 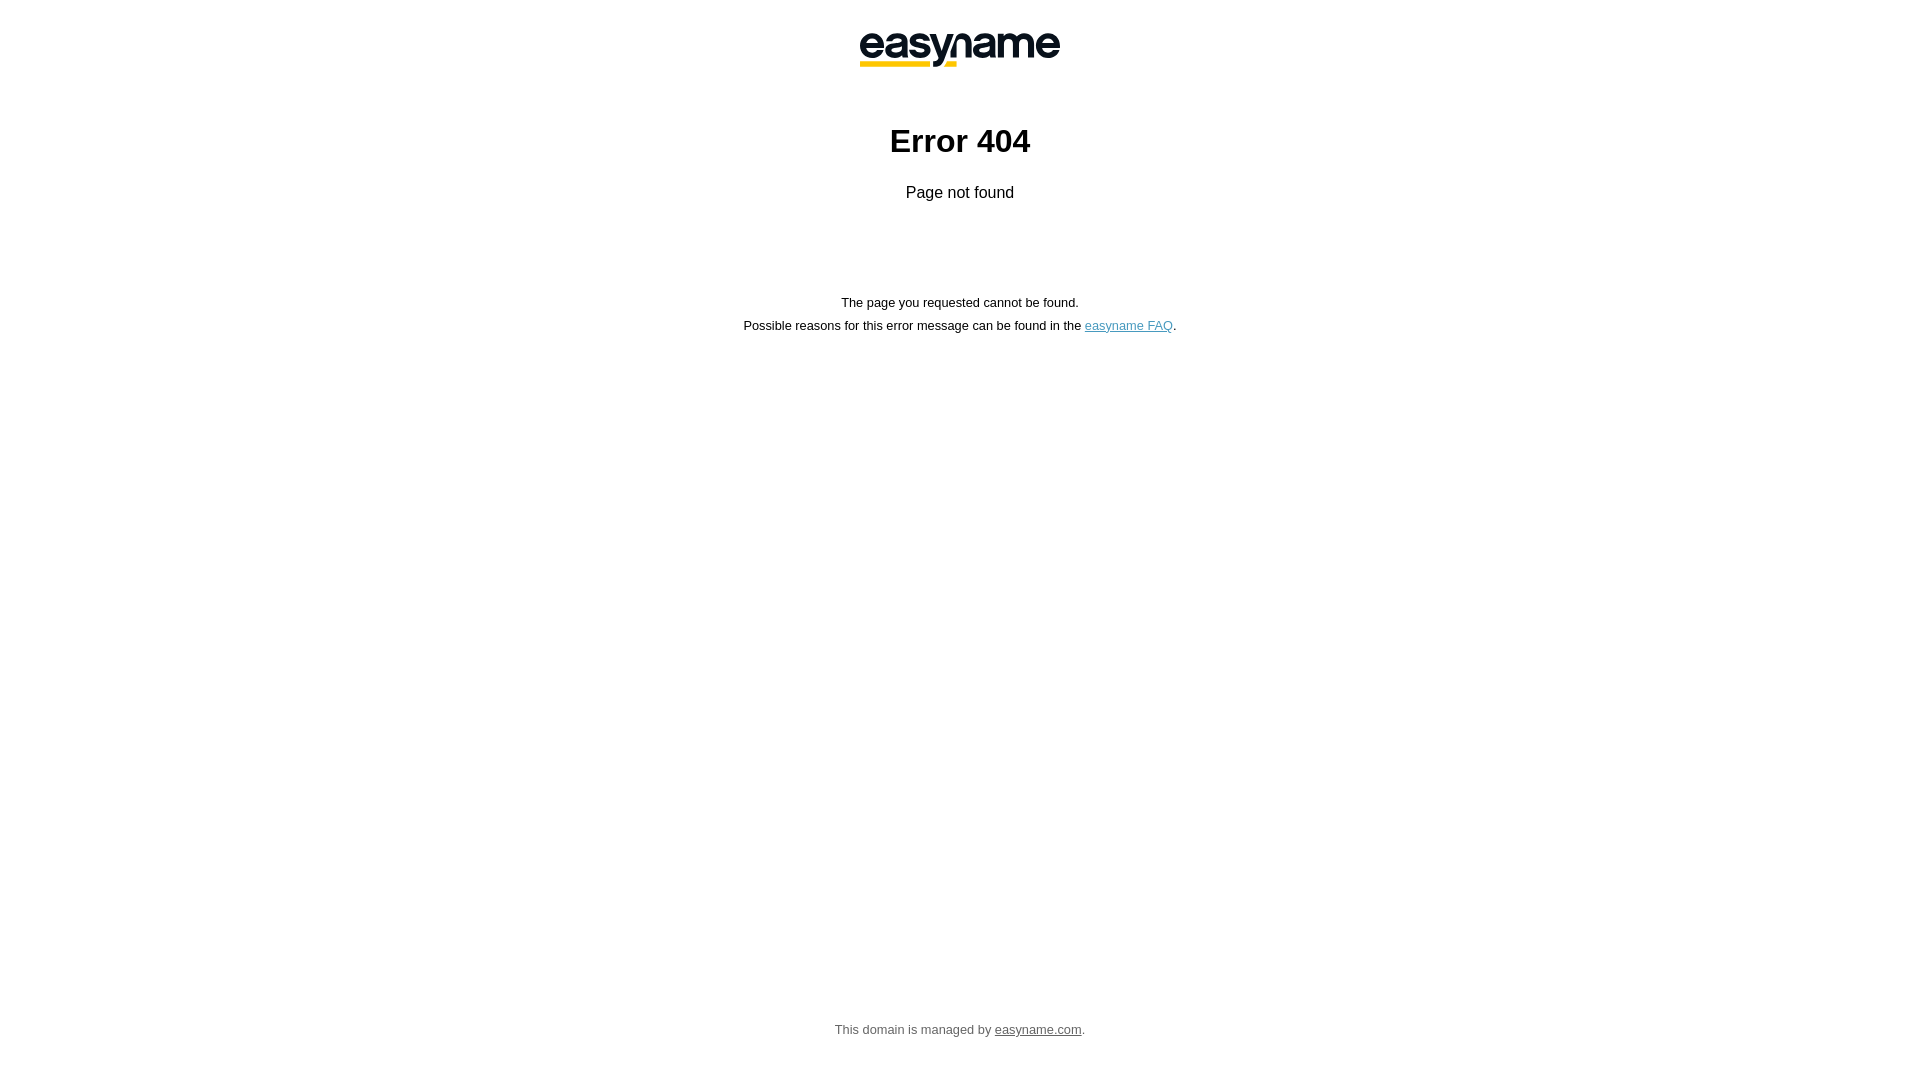 What do you see at coordinates (1128, 324) in the screenshot?
I see `'easyname FAQ'` at bounding box center [1128, 324].